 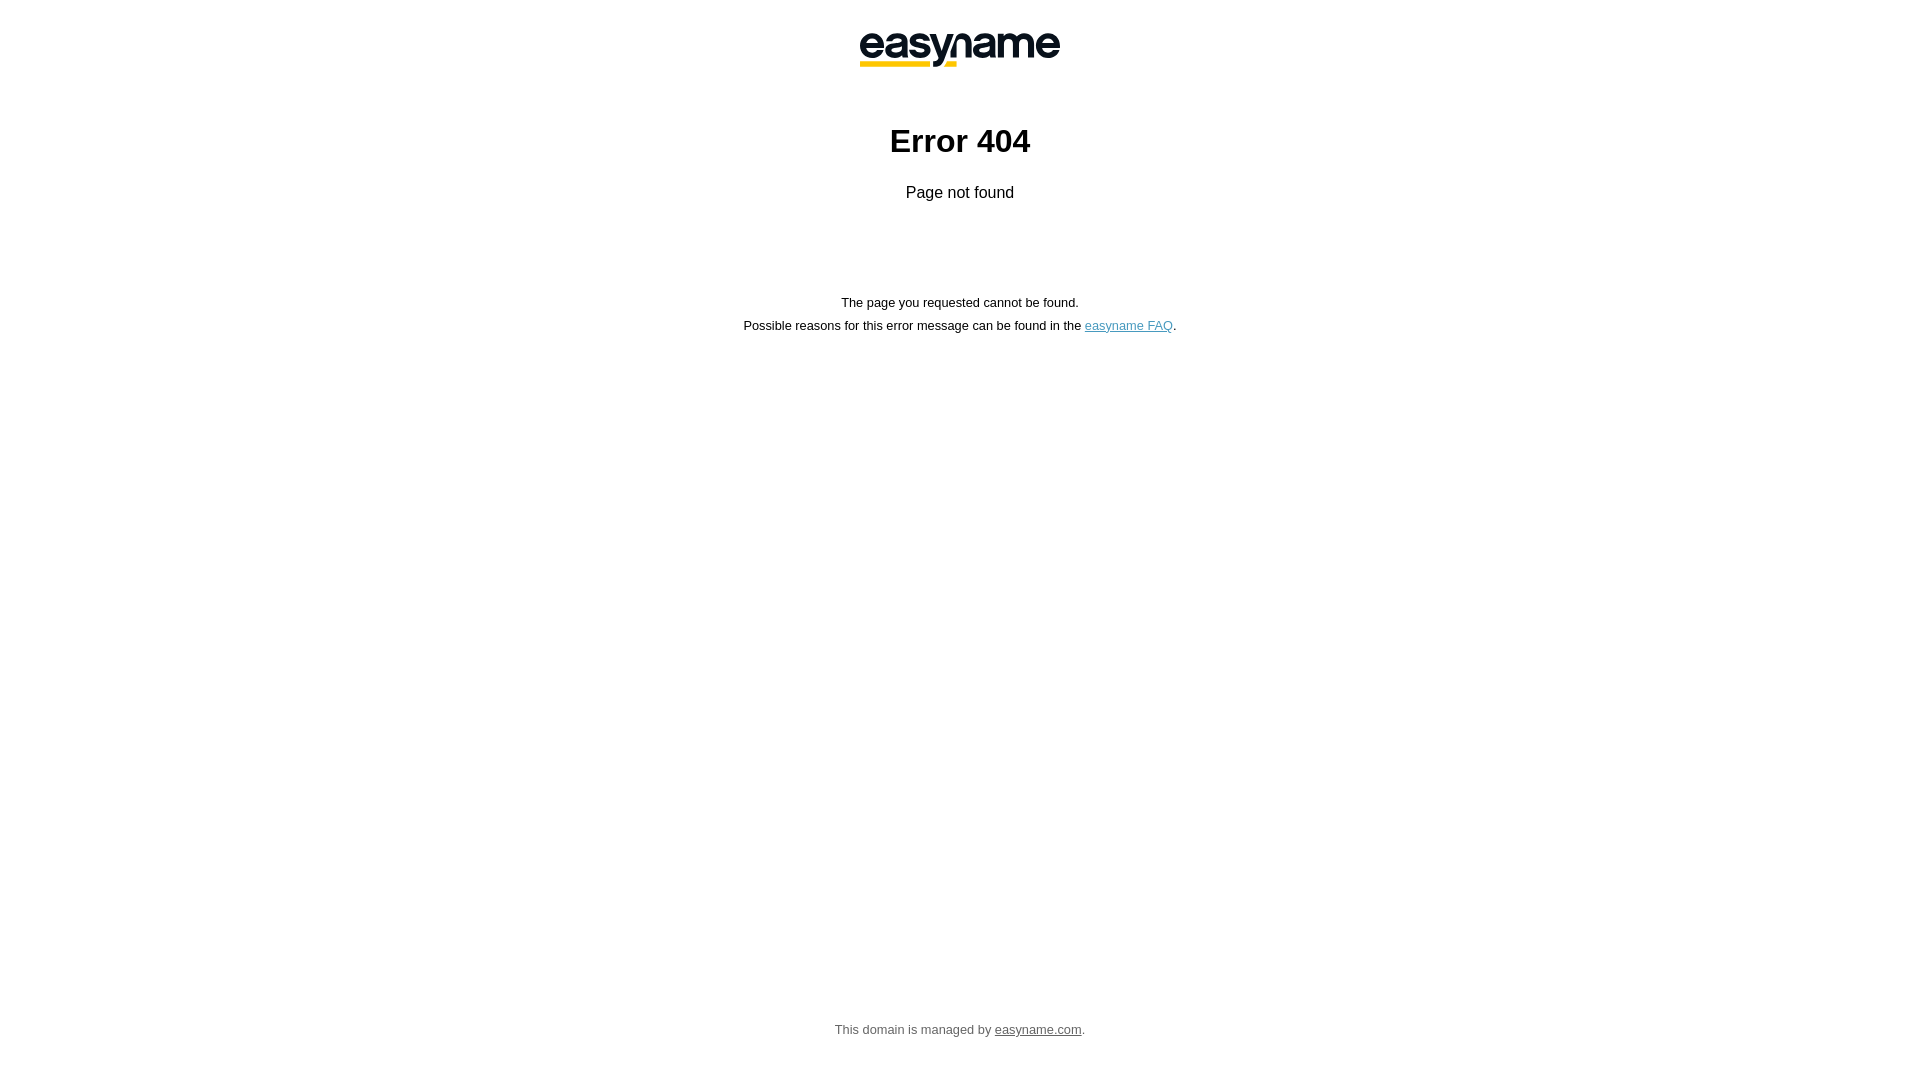 What do you see at coordinates (1128, 324) in the screenshot?
I see `'easyname FAQ'` at bounding box center [1128, 324].